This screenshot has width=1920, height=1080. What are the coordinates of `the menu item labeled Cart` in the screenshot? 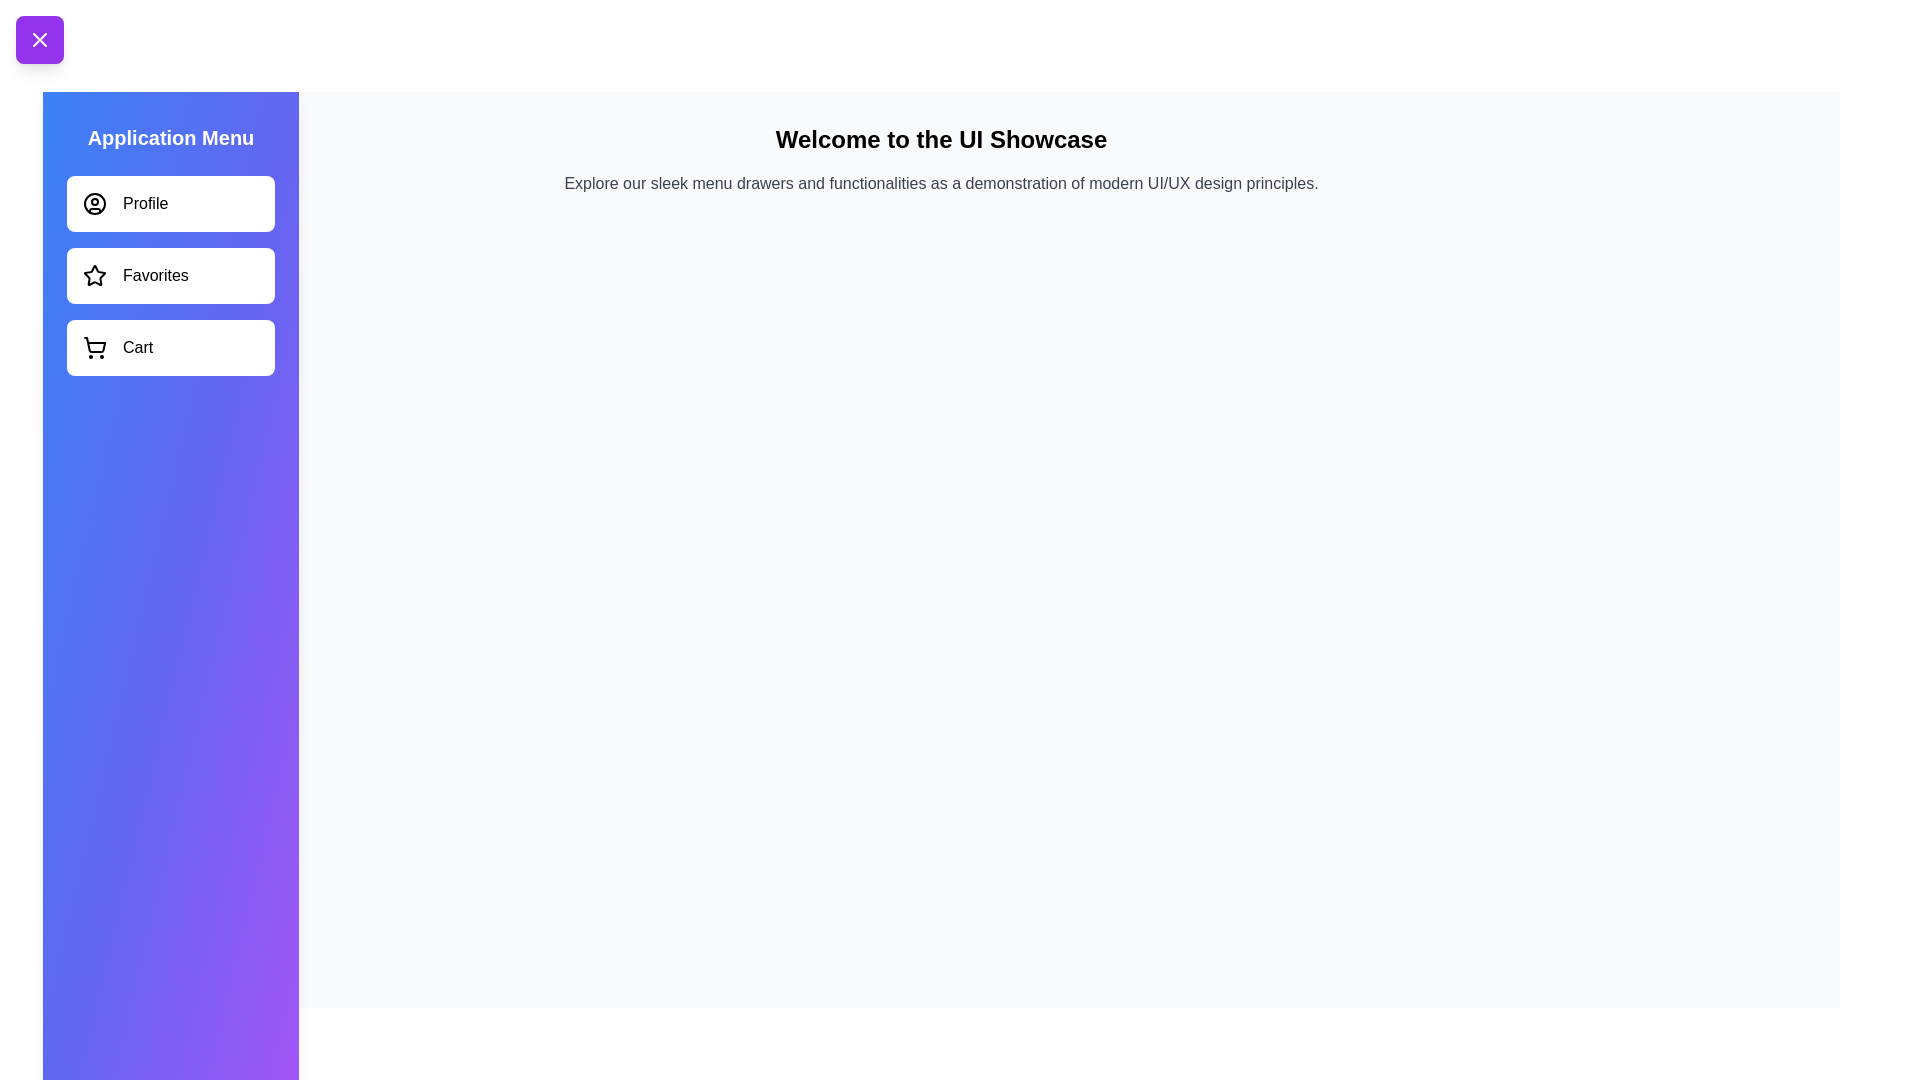 It's located at (171, 346).